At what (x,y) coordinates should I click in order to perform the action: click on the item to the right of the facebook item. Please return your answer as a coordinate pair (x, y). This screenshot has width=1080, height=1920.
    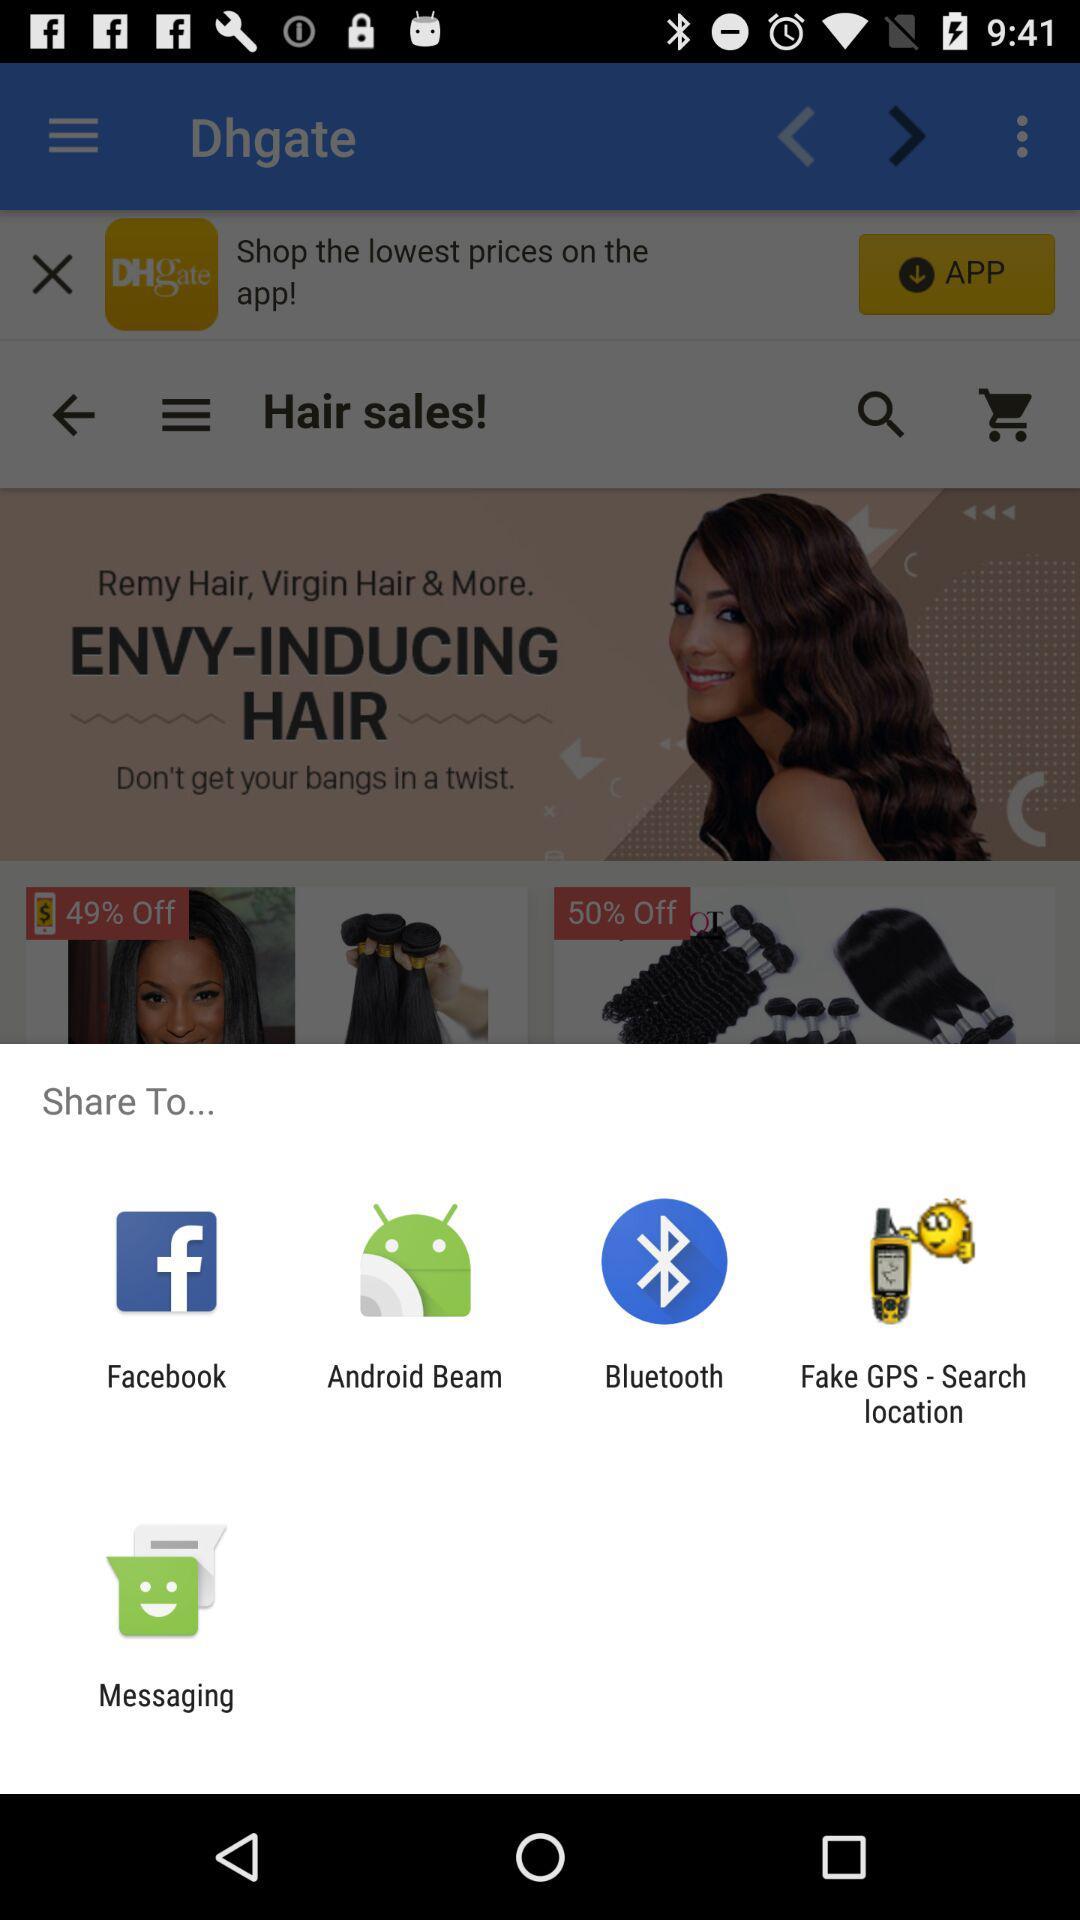
    Looking at the image, I should click on (414, 1392).